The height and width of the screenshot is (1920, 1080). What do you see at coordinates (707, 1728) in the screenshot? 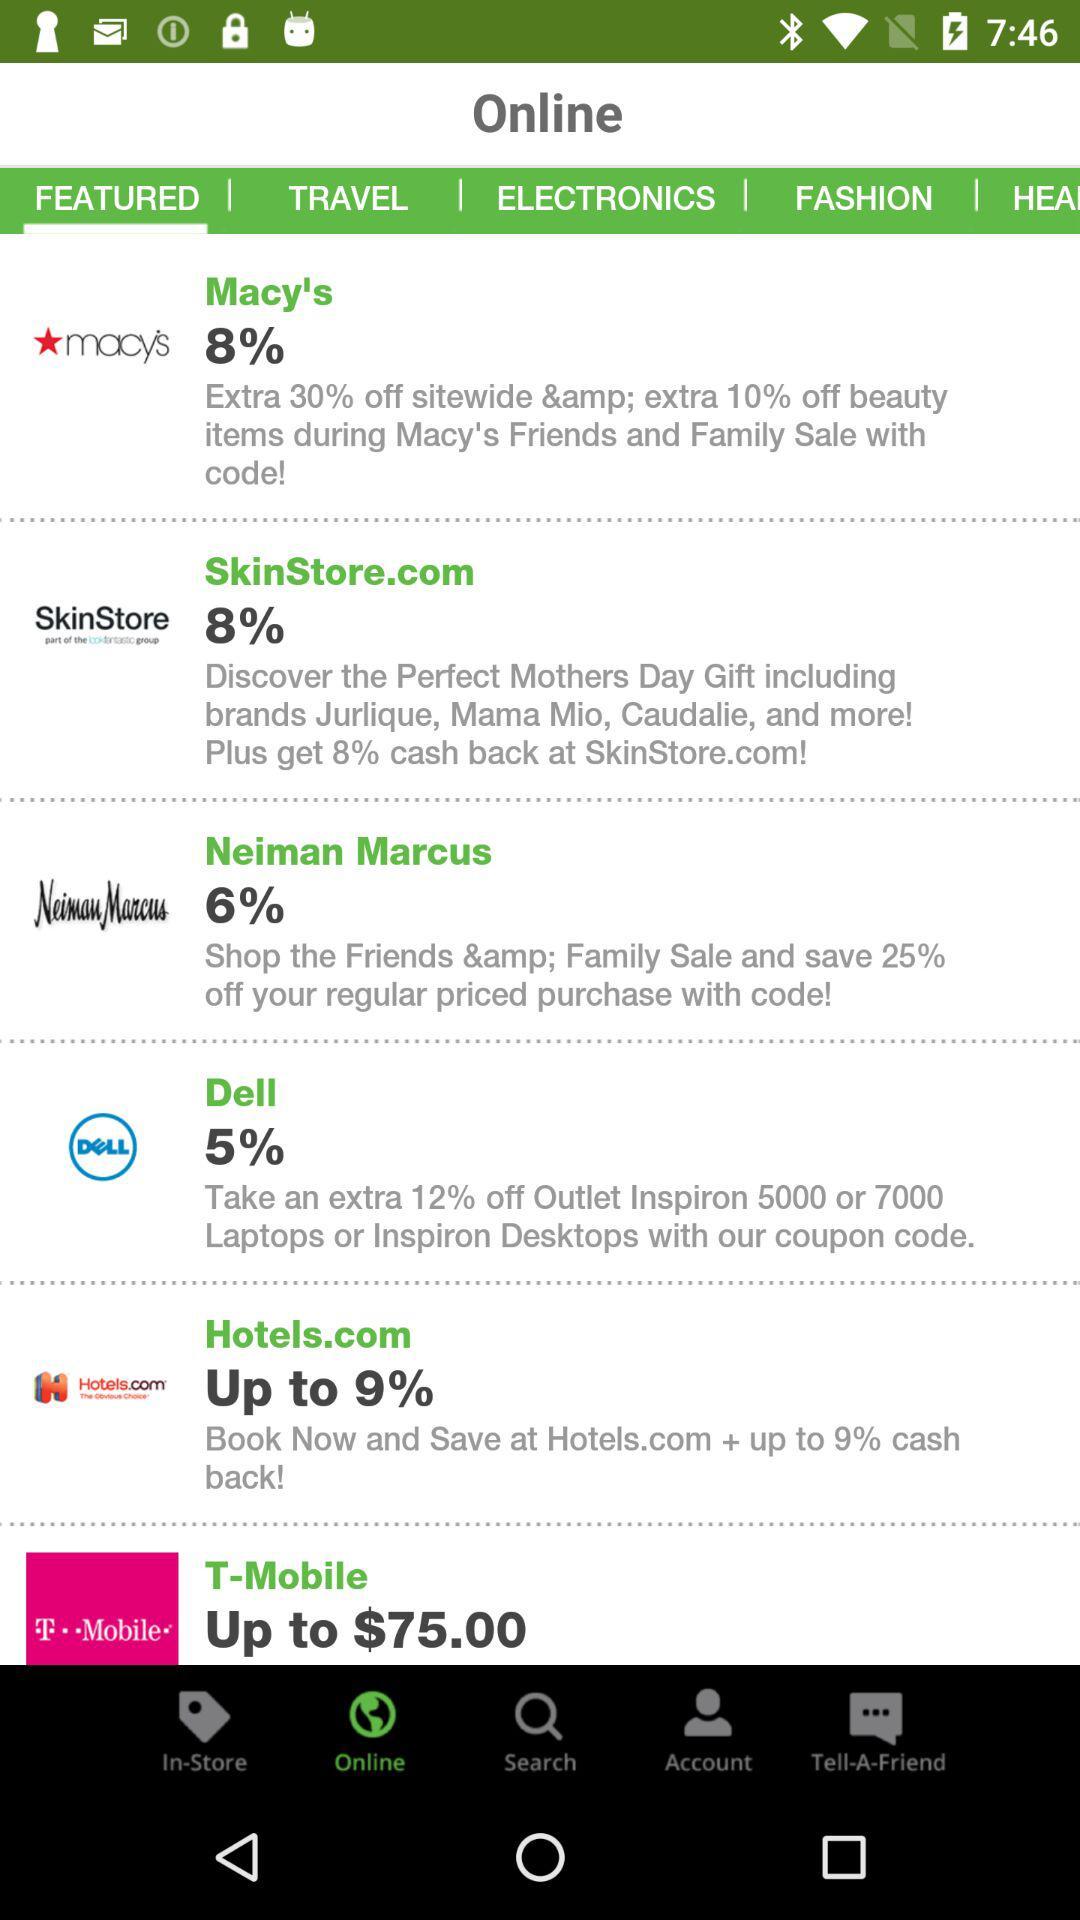
I see `the avatar icon` at bounding box center [707, 1728].